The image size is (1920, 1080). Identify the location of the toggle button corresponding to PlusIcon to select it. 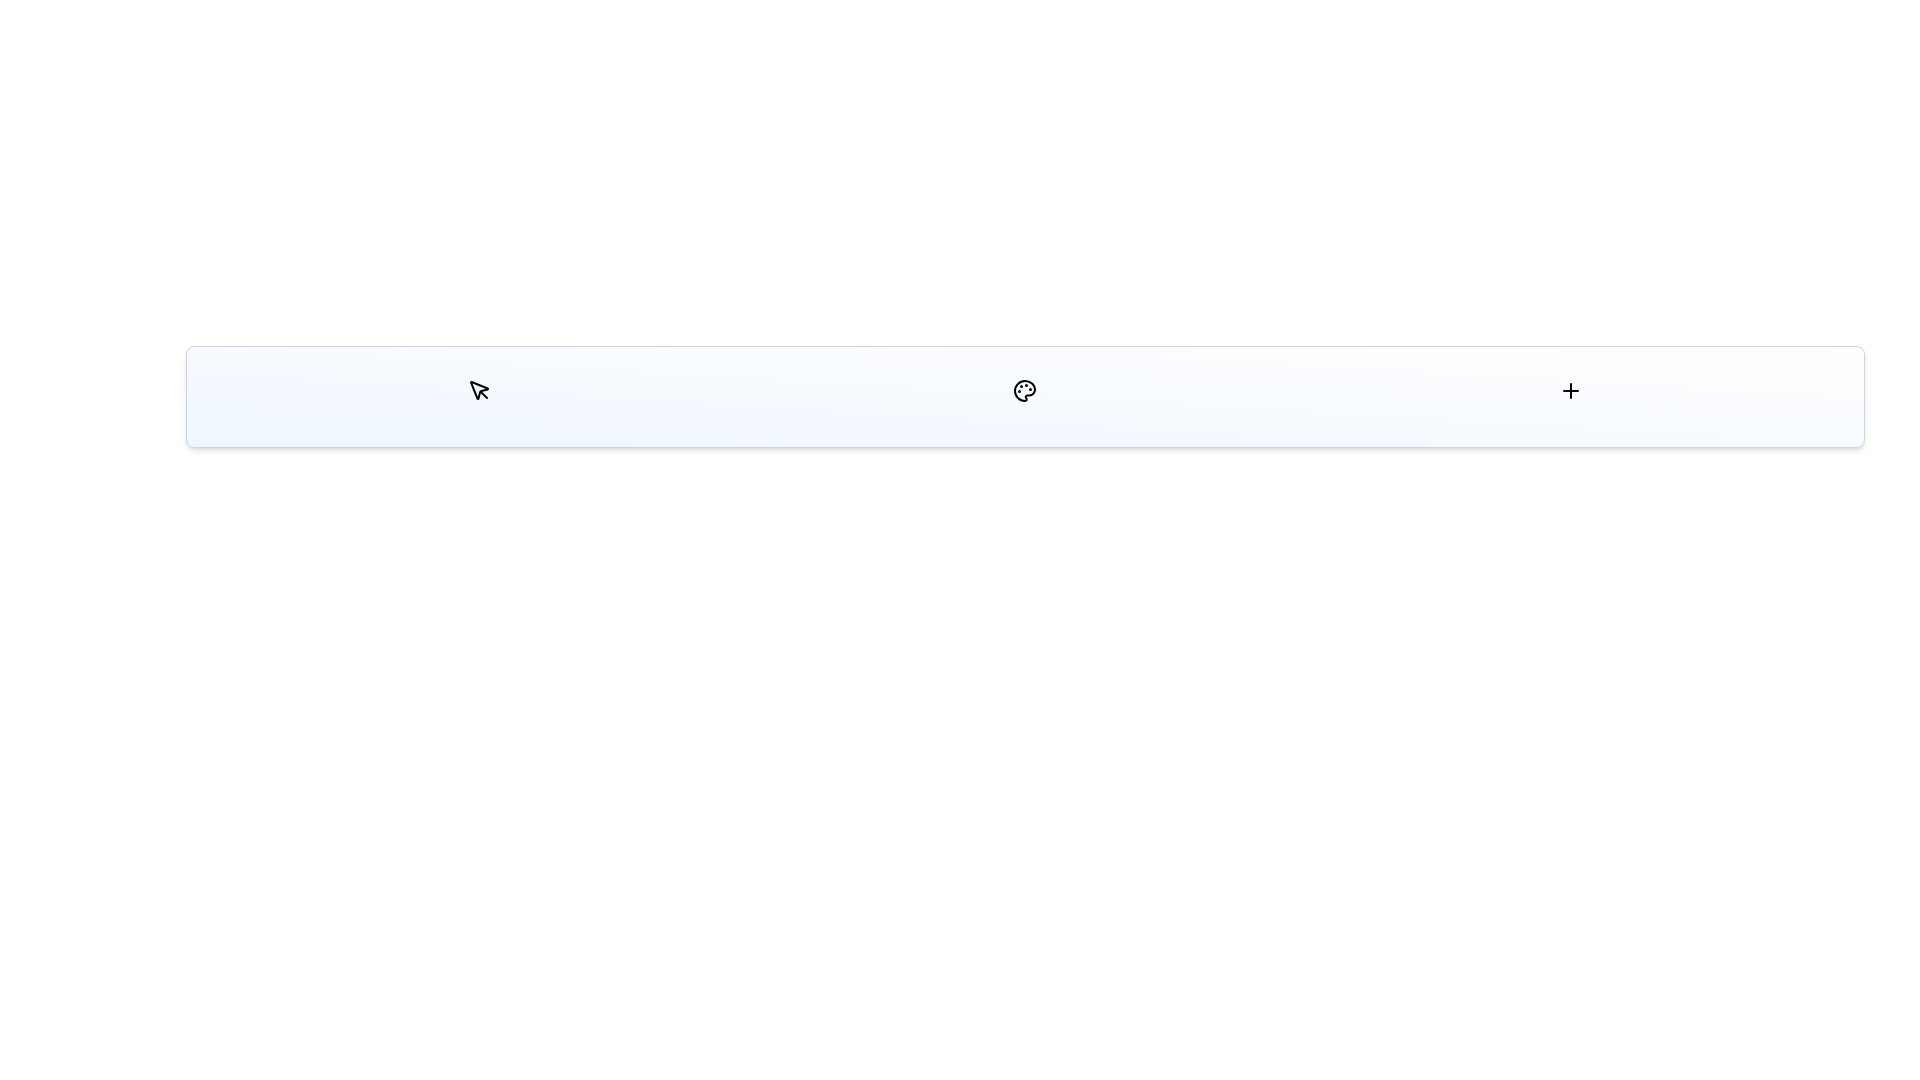
(1570, 390).